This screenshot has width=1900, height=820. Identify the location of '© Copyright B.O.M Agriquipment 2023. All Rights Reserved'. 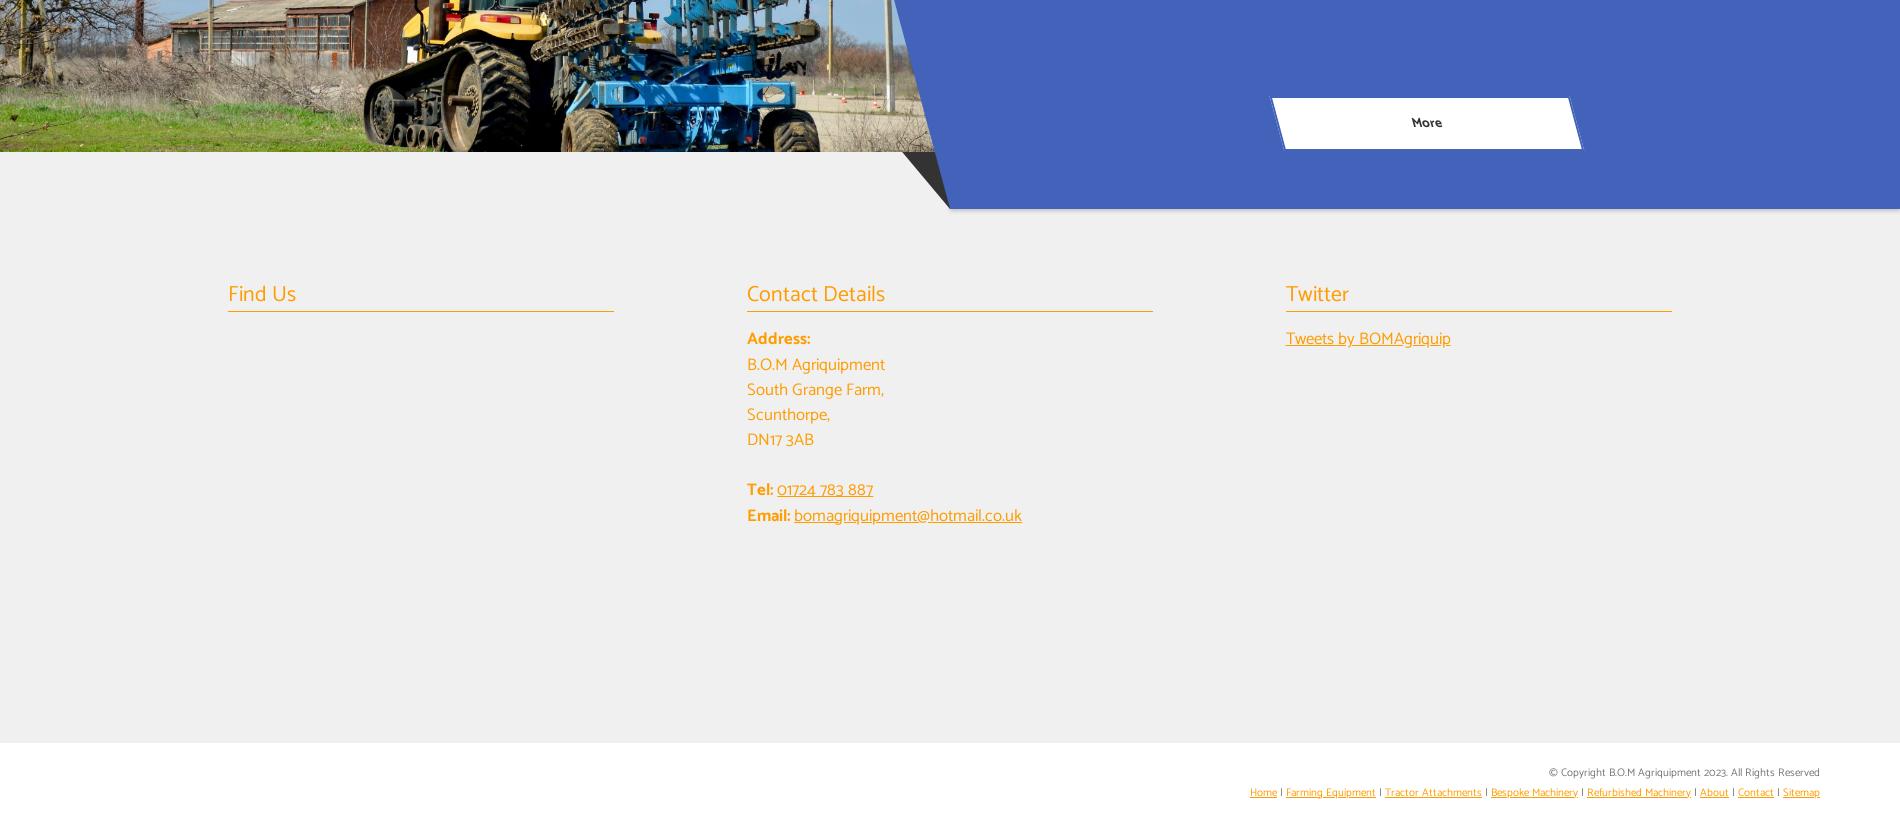
(1549, 772).